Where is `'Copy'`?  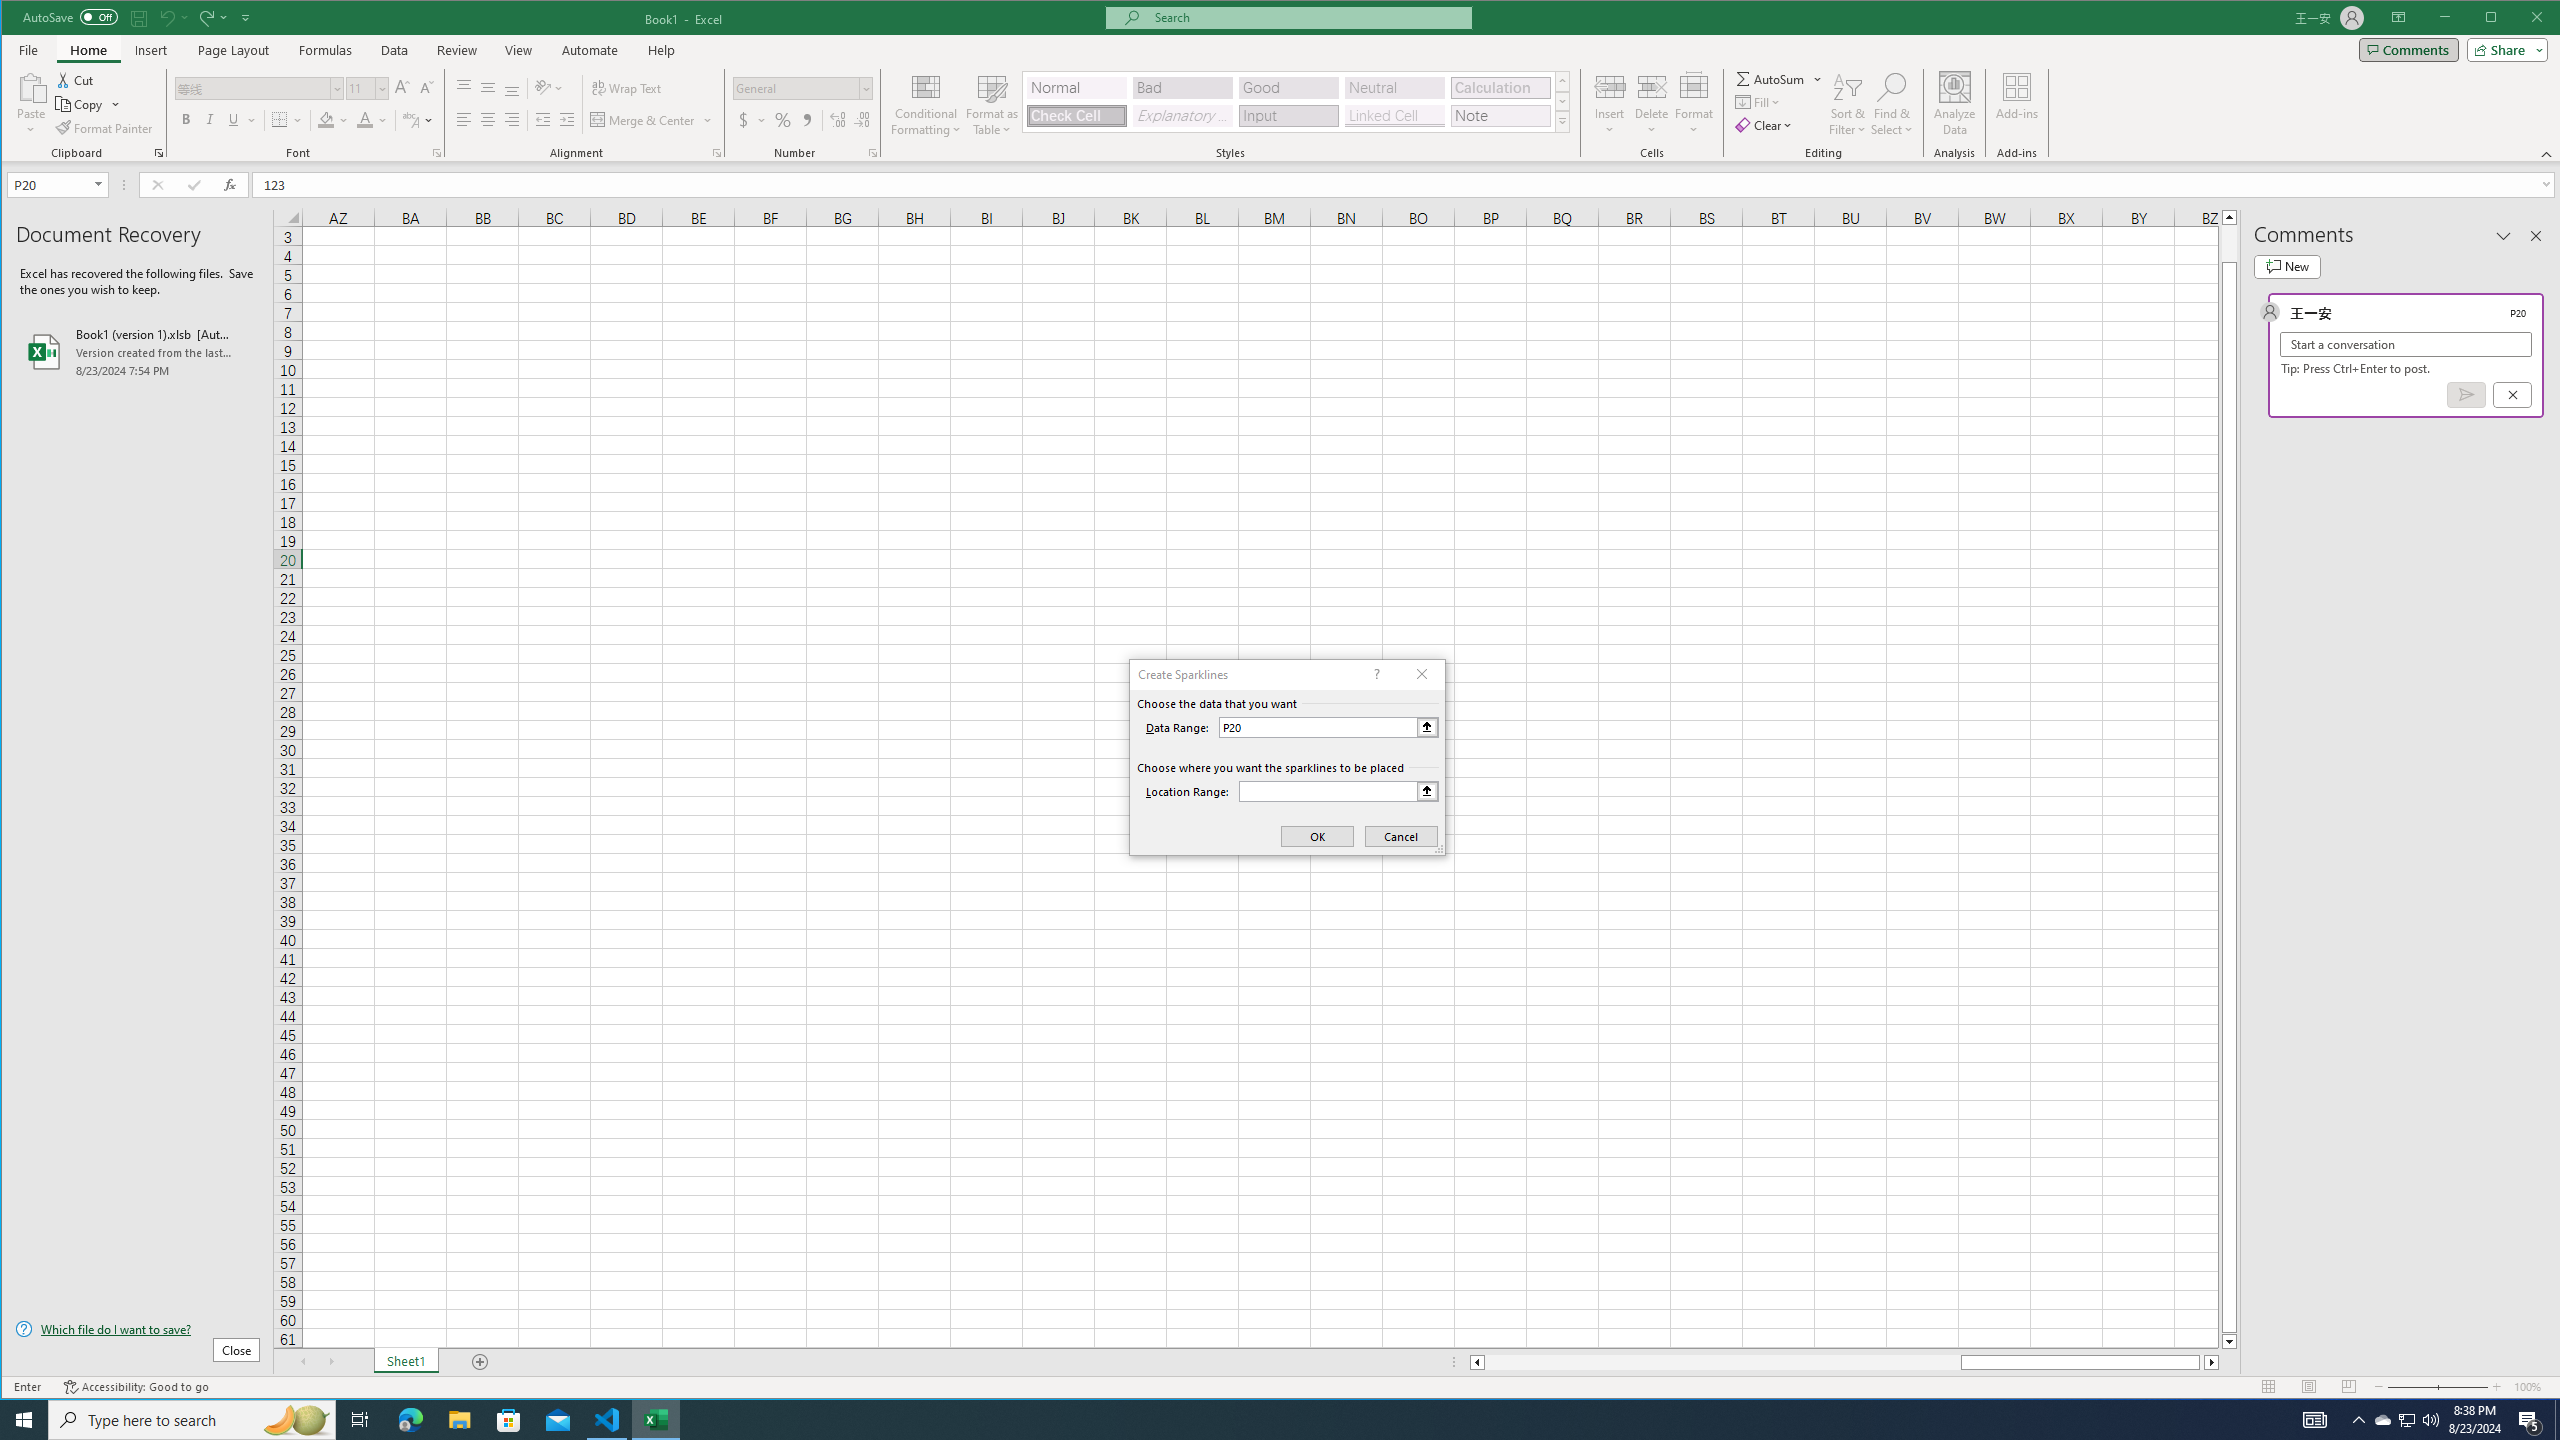 'Copy' is located at coordinates (80, 104).